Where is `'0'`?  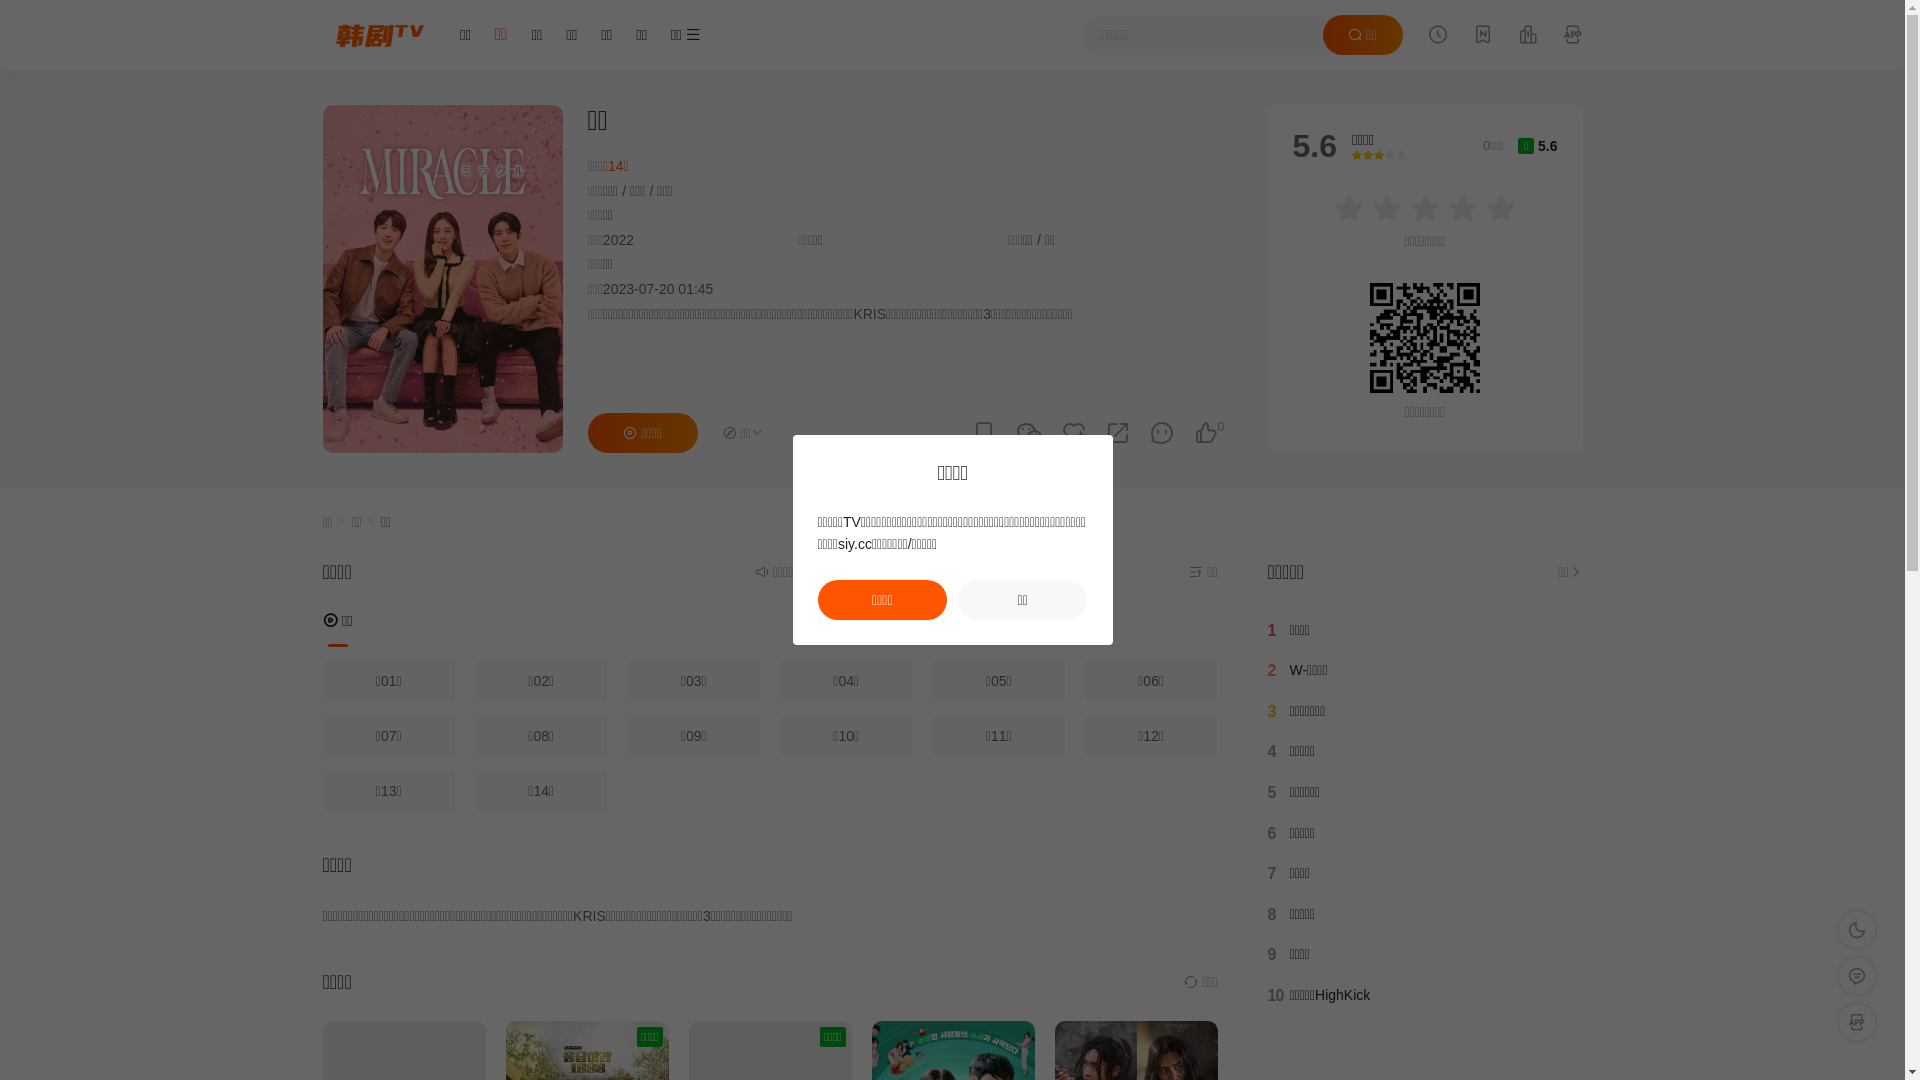
'0' is located at coordinates (1204, 432).